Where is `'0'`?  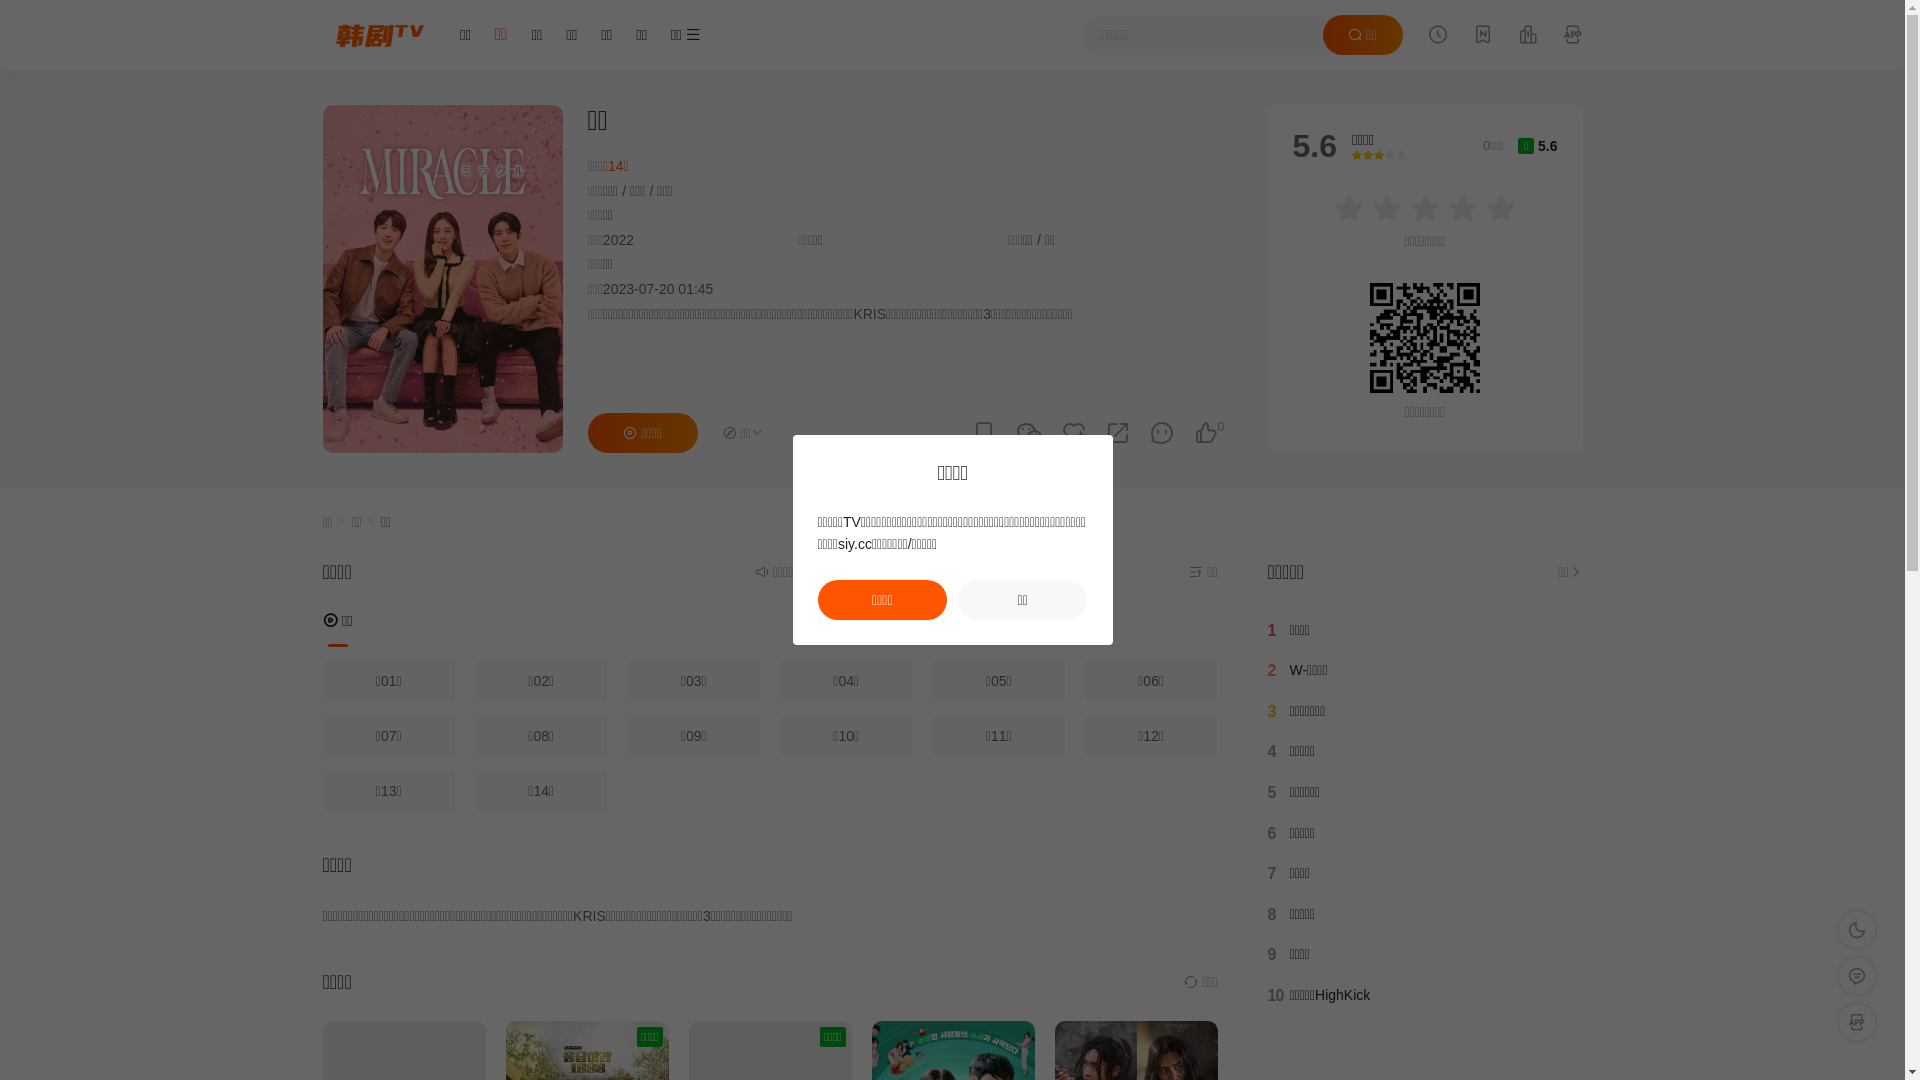
'0' is located at coordinates (1204, 432).